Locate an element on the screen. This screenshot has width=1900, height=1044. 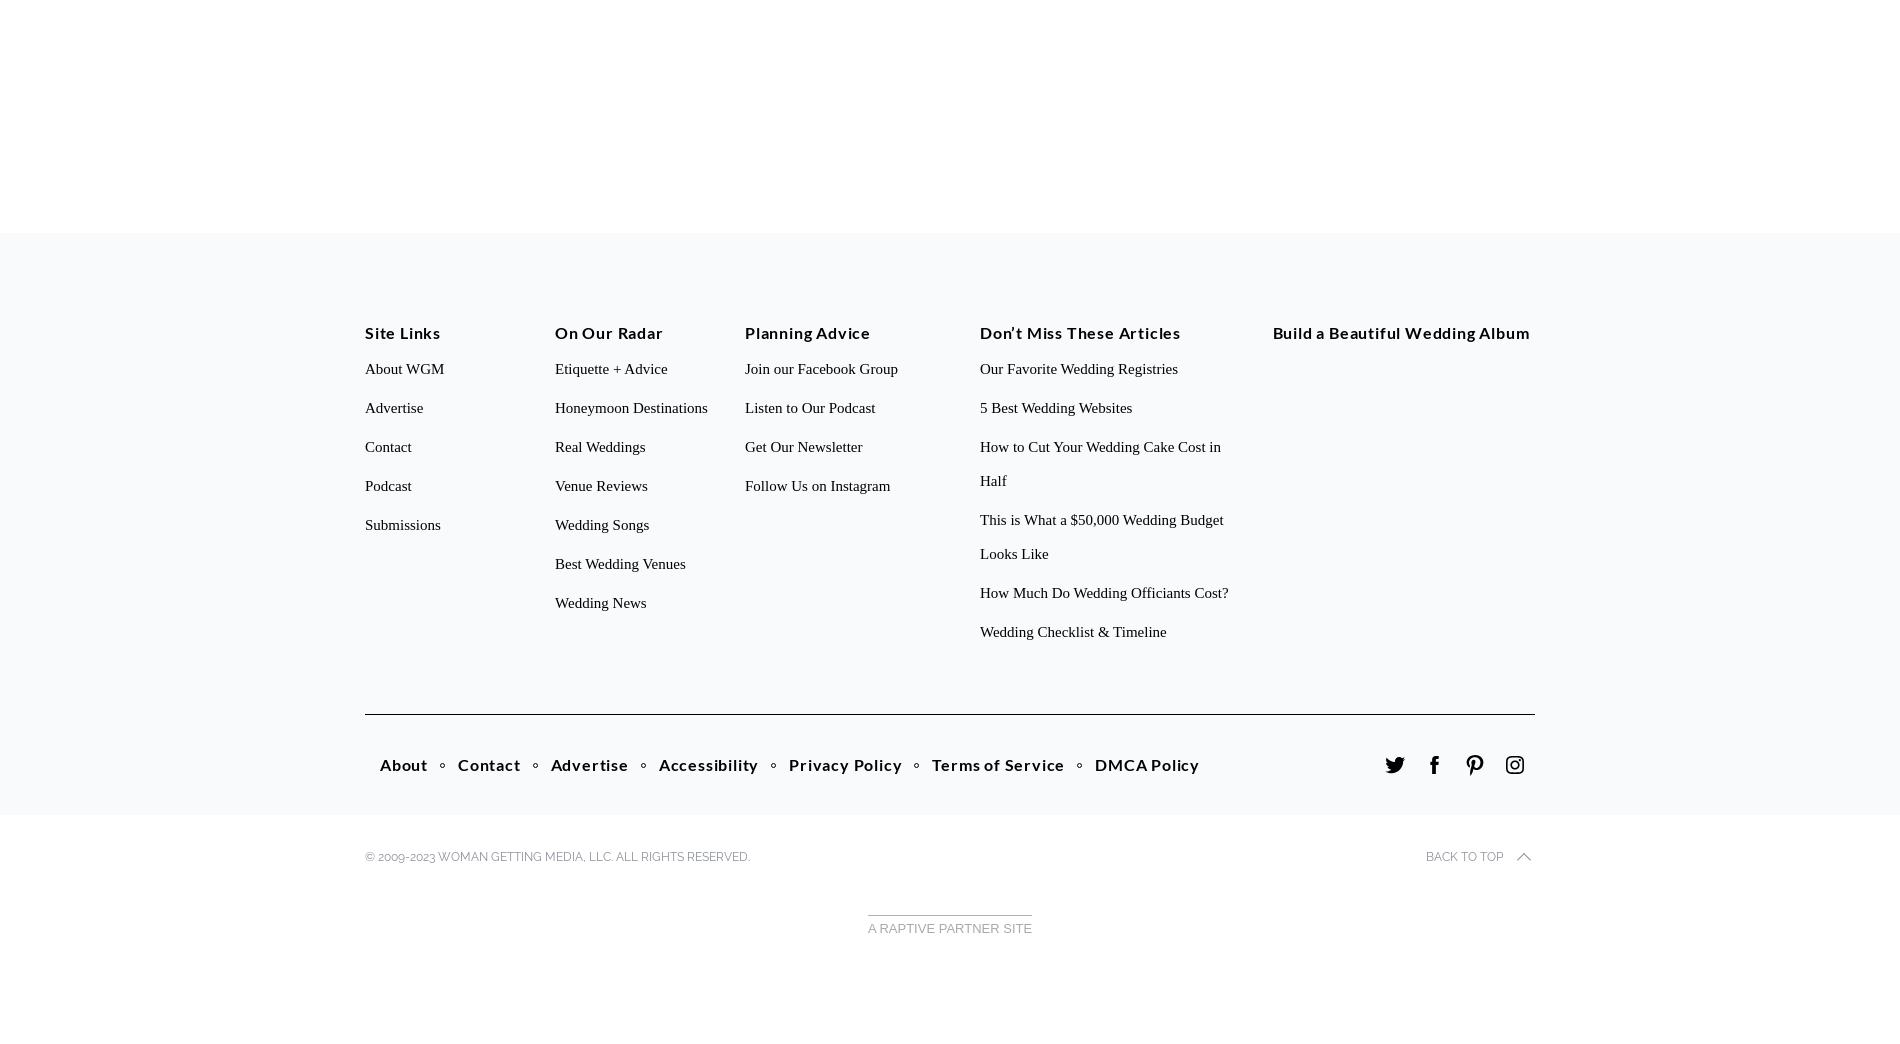
'How to Cut Your Wedding Cake Cost in Half' is located at coordinates (1100, 463).